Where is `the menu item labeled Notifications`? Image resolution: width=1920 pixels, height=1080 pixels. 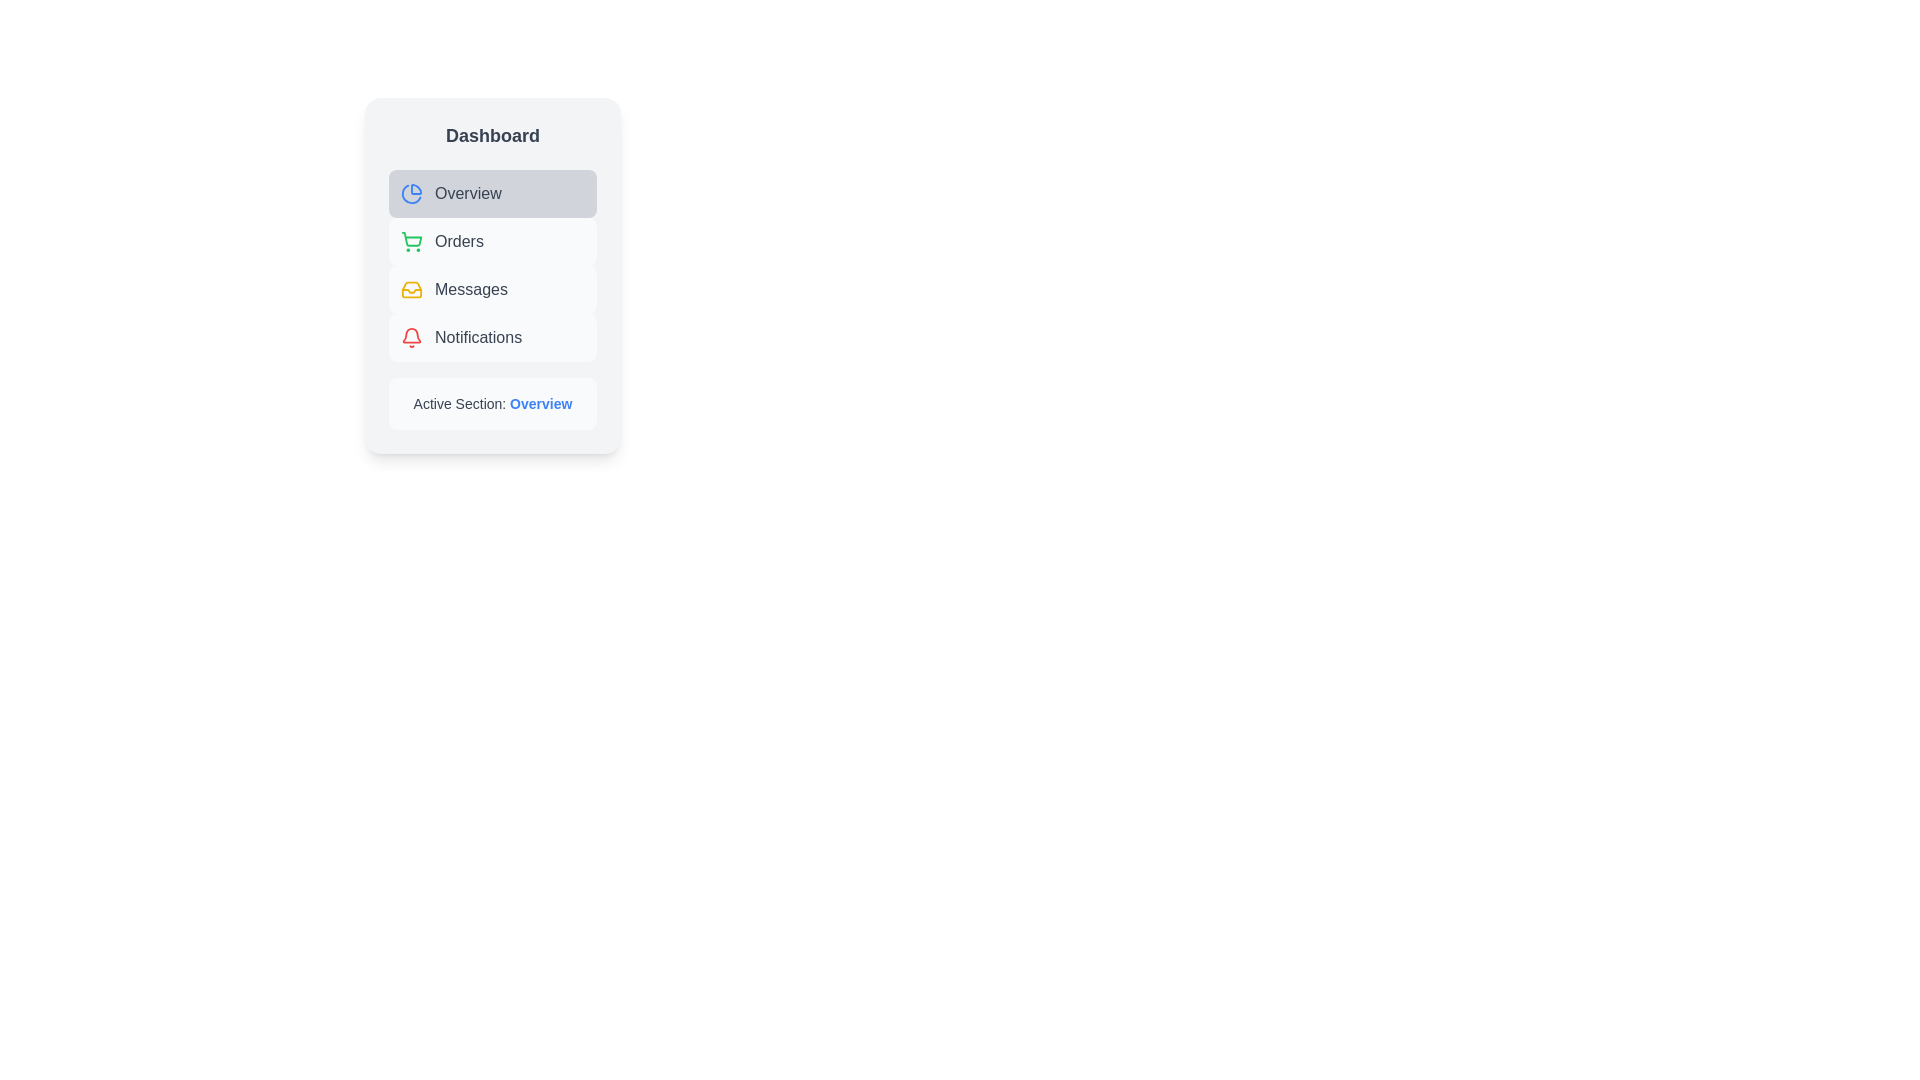 the menu item labeled Notifications is located at coordinates (493, 337).